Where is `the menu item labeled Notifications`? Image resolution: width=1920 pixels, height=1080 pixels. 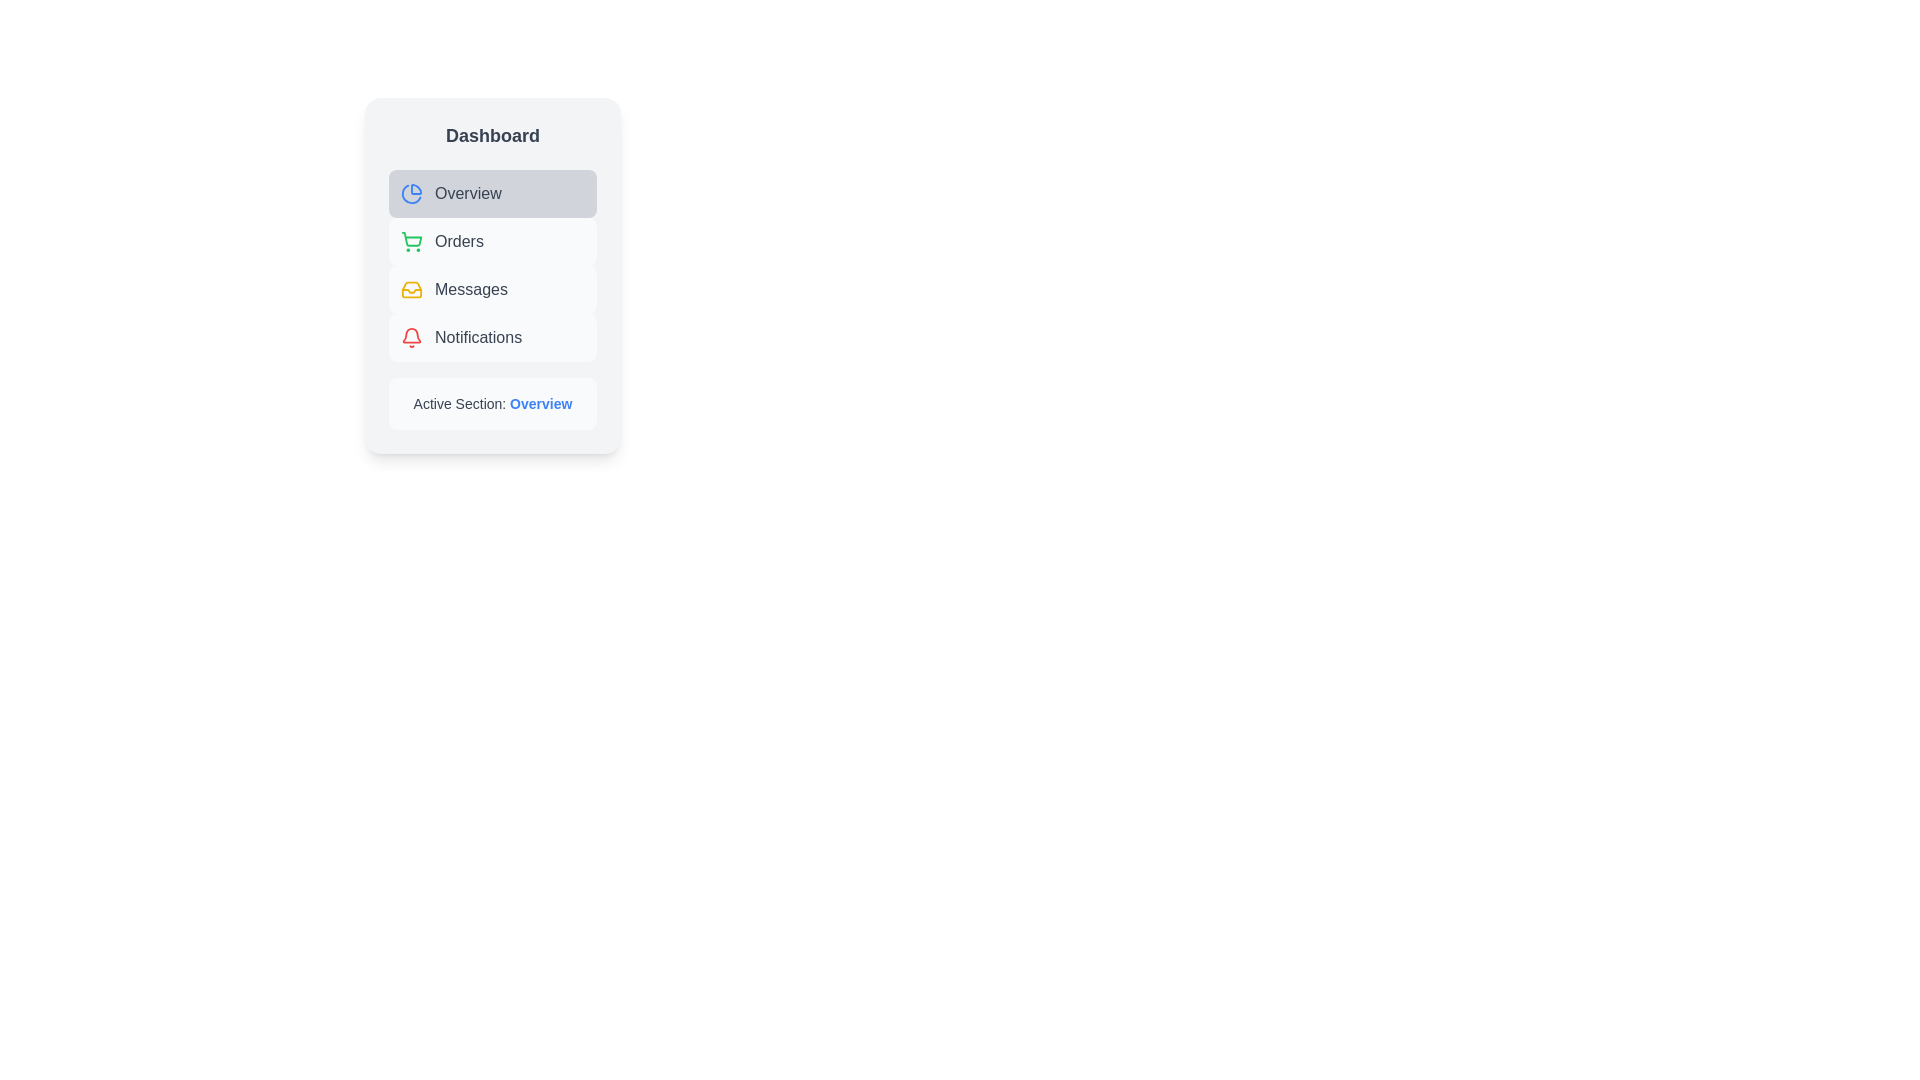 the menu item labeled Notifications is located at coordinates (493, 337).